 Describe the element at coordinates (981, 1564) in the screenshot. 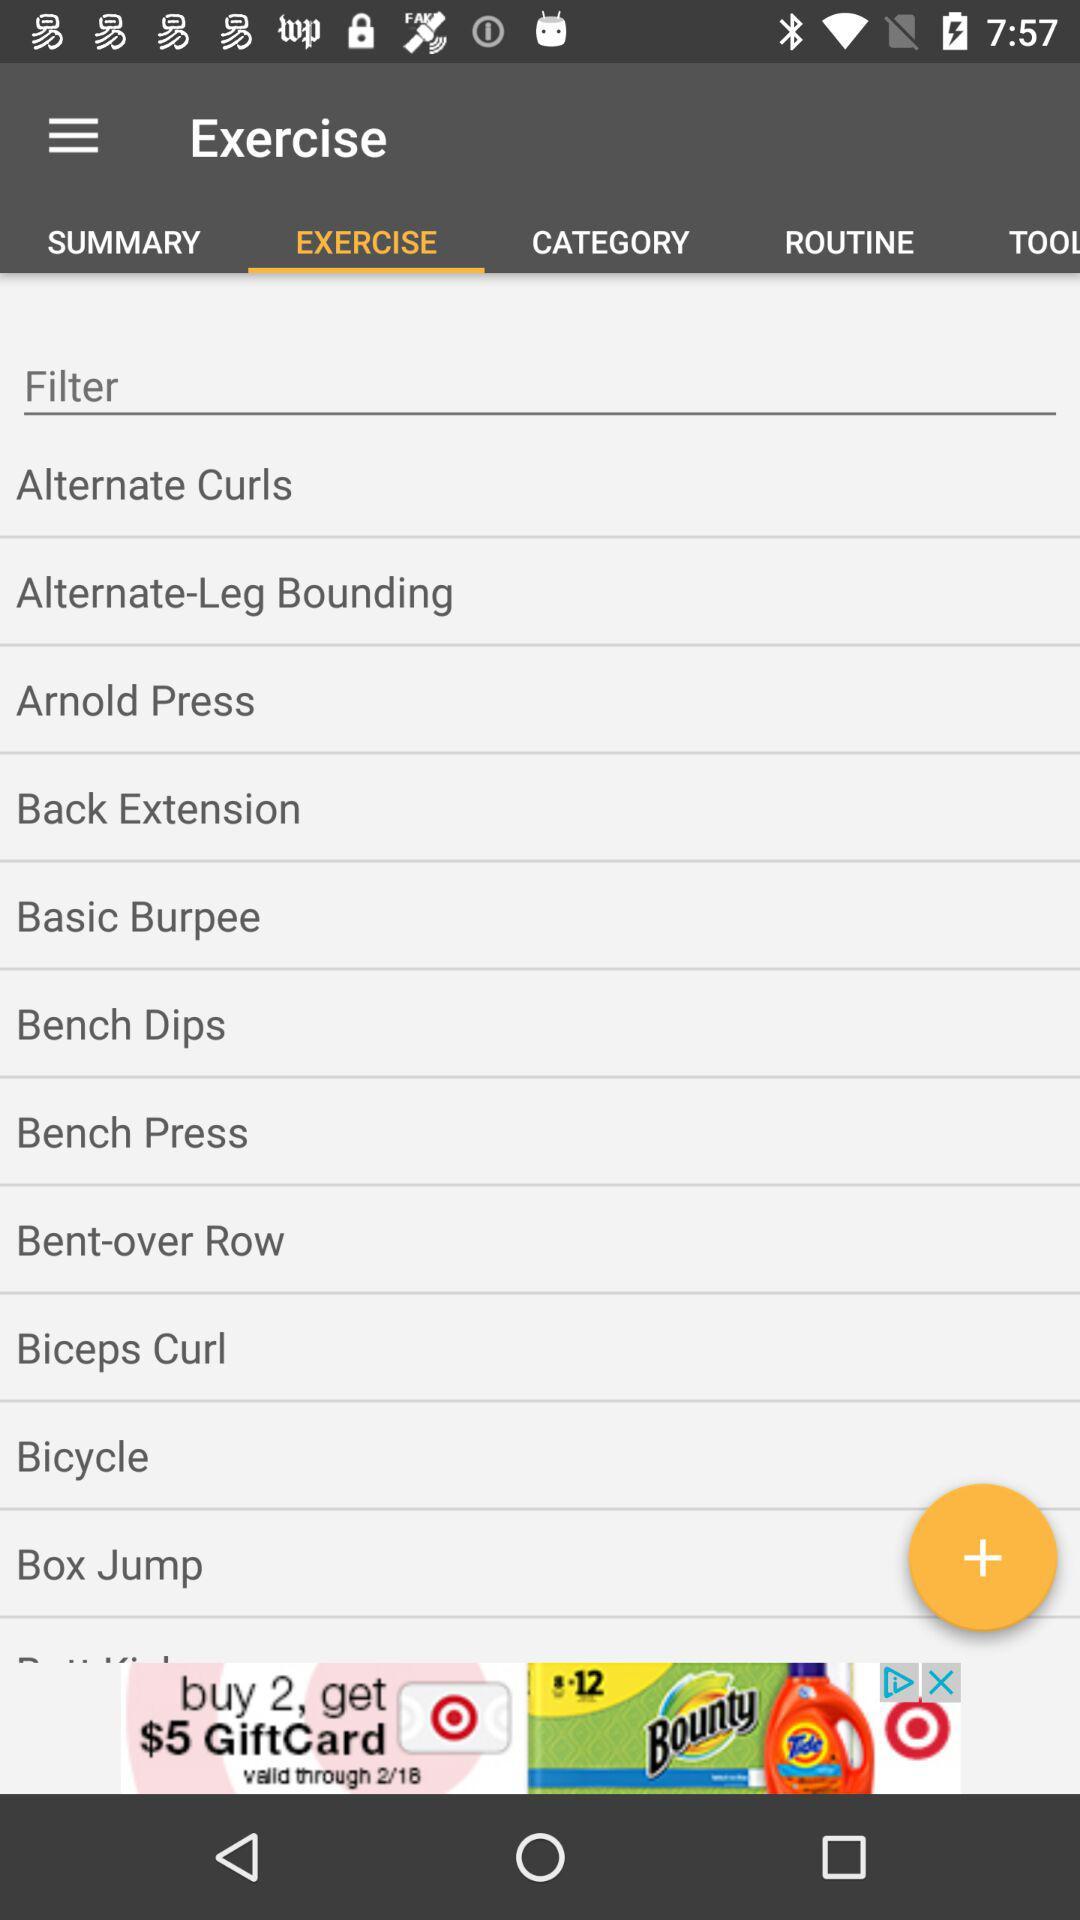

I see `exercise` at that location.